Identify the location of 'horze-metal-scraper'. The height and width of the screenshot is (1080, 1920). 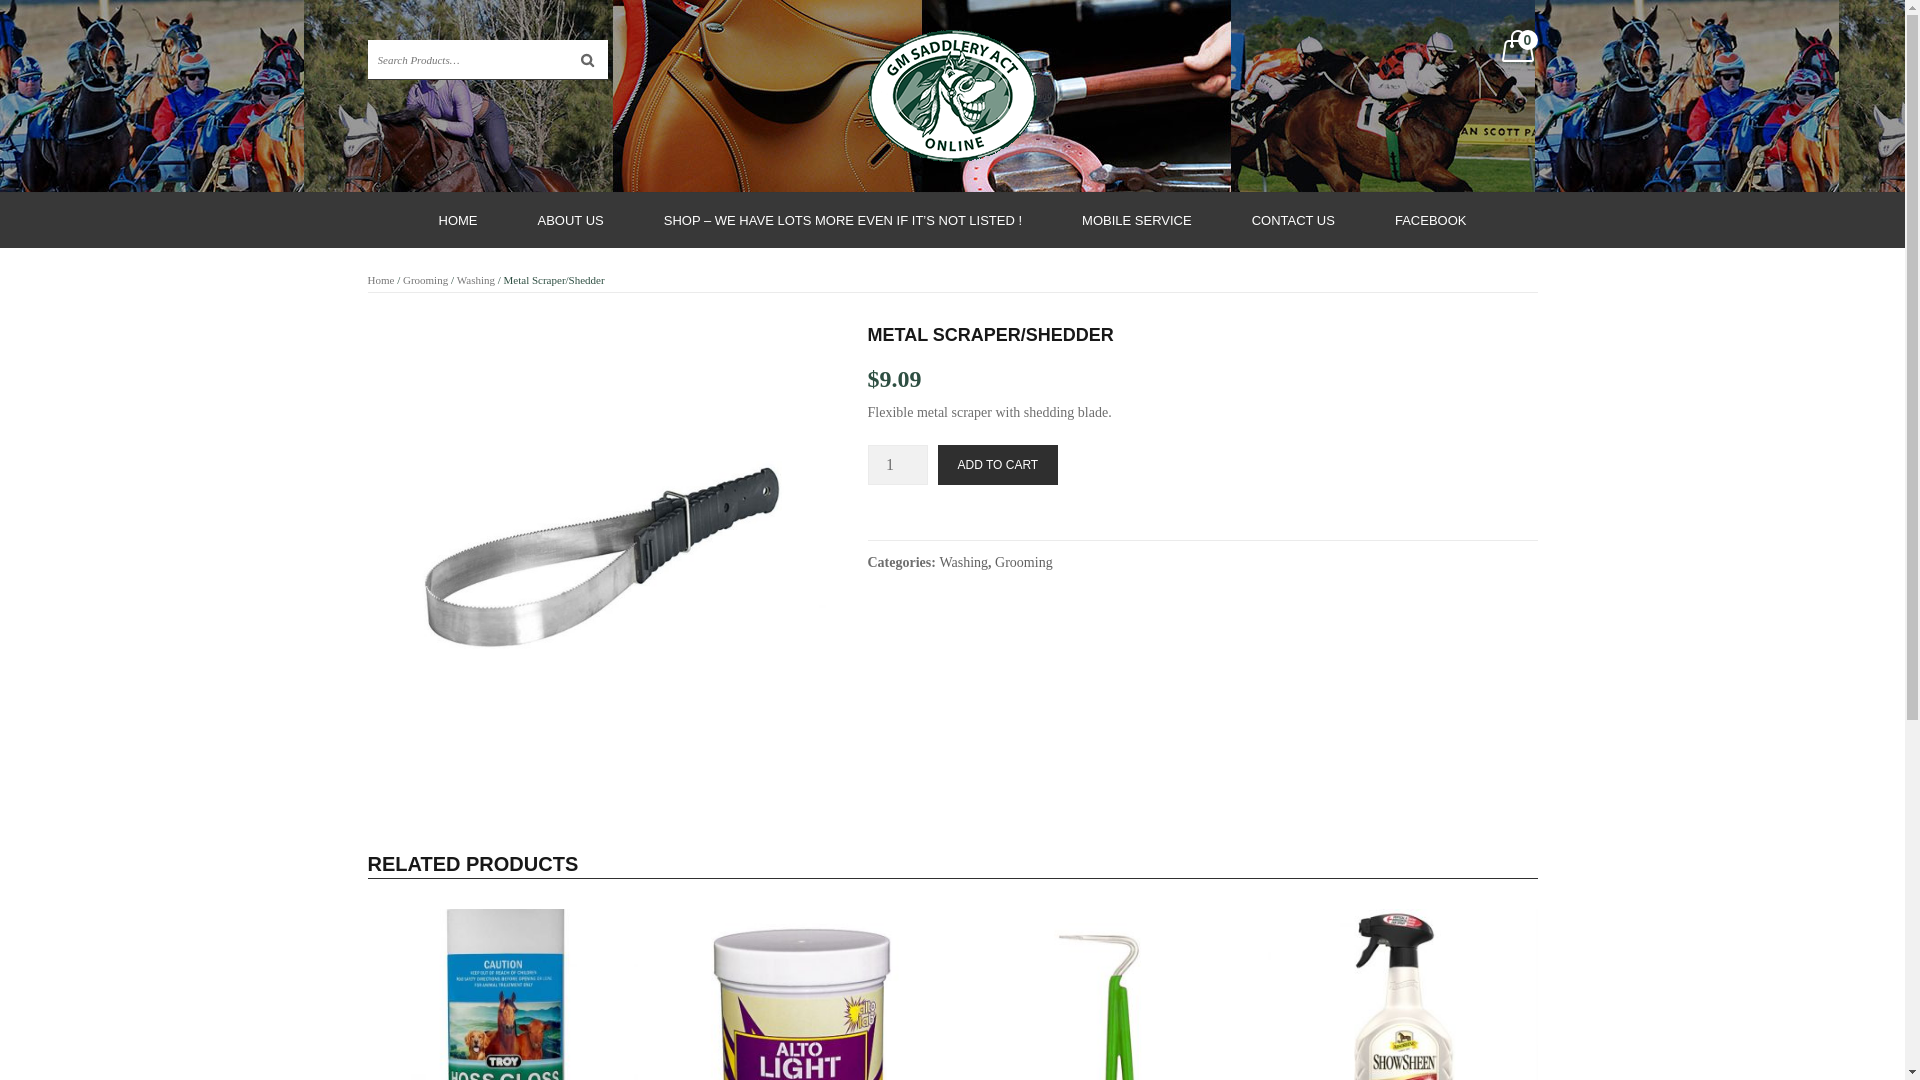
(602, 558).